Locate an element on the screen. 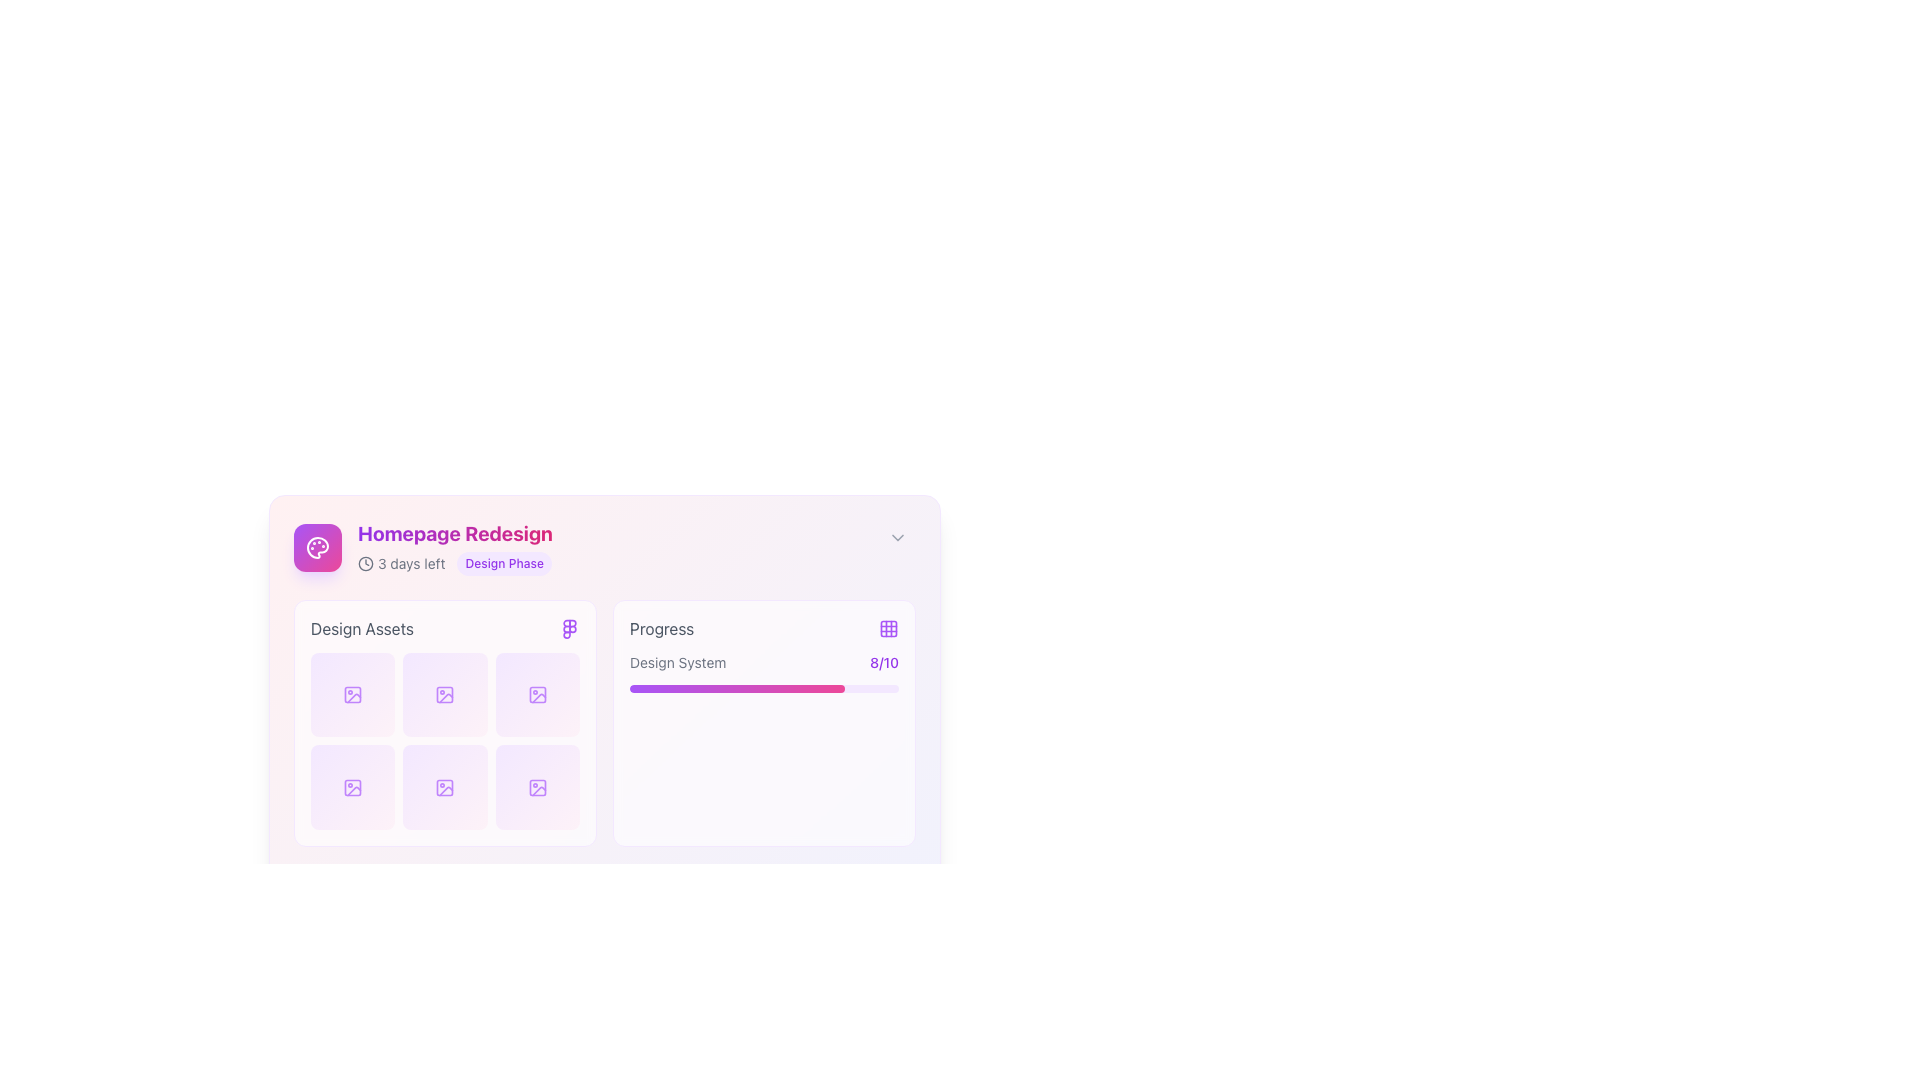  the first Decorative SVG rectangle in the grid icon located at the top-right of the 'Progress' section is located at coordinates (887, 627).